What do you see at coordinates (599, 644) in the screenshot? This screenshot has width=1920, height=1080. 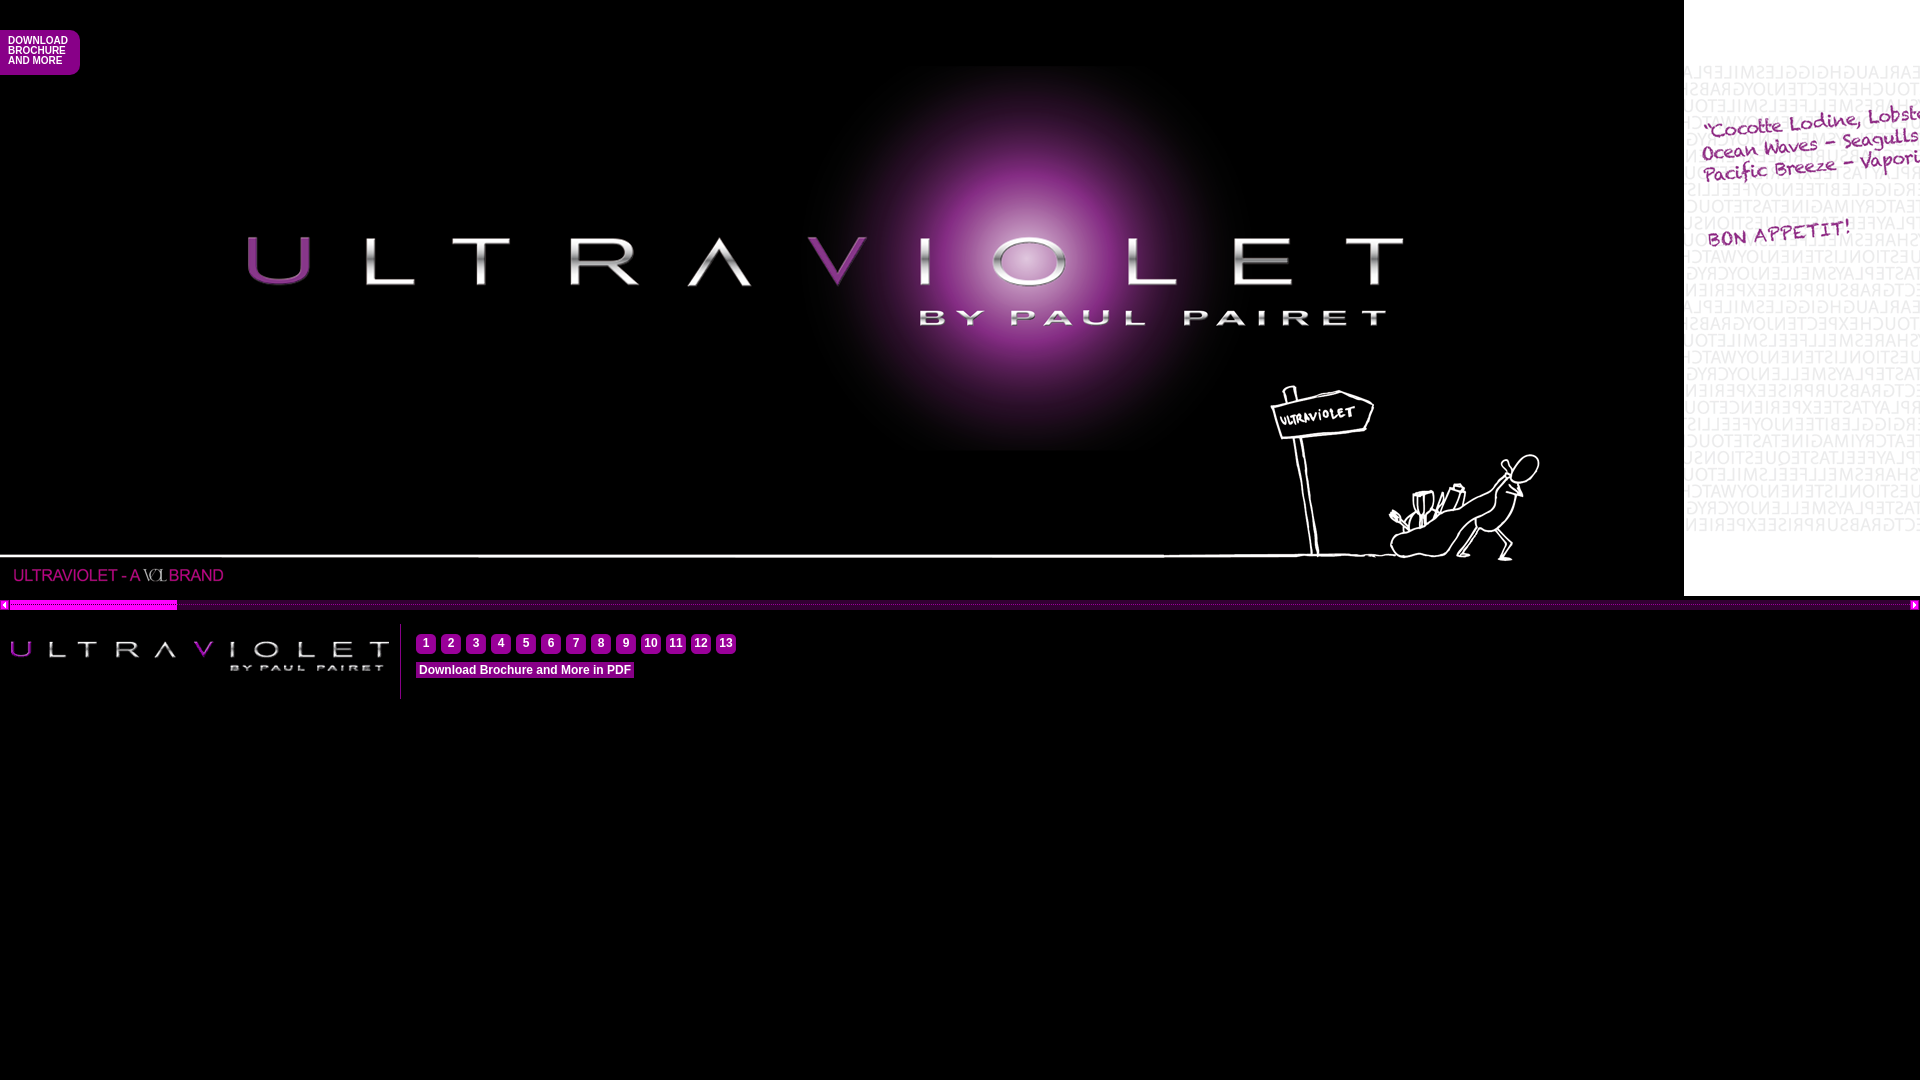 I see `'8'` at bounding box center [599, 644].